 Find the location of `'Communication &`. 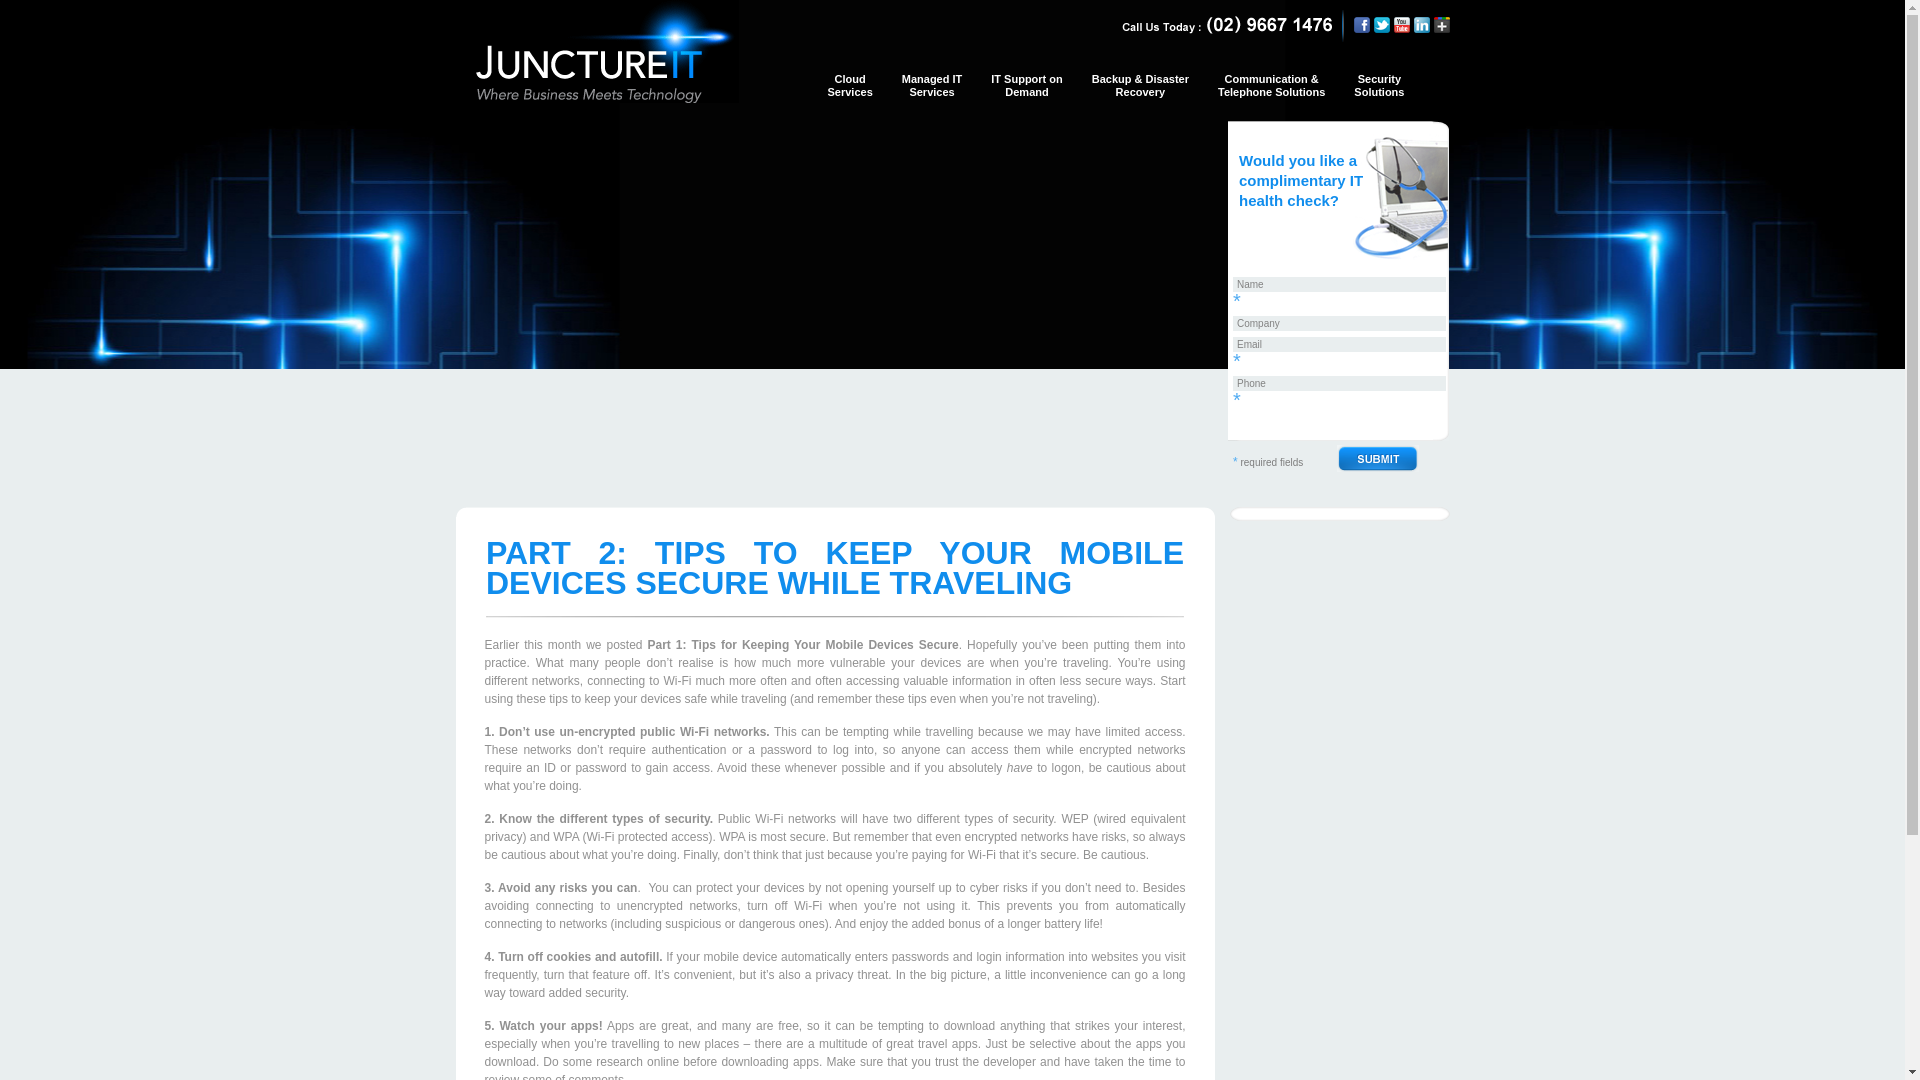

'Communication & is located at coordinates (1210, 91).